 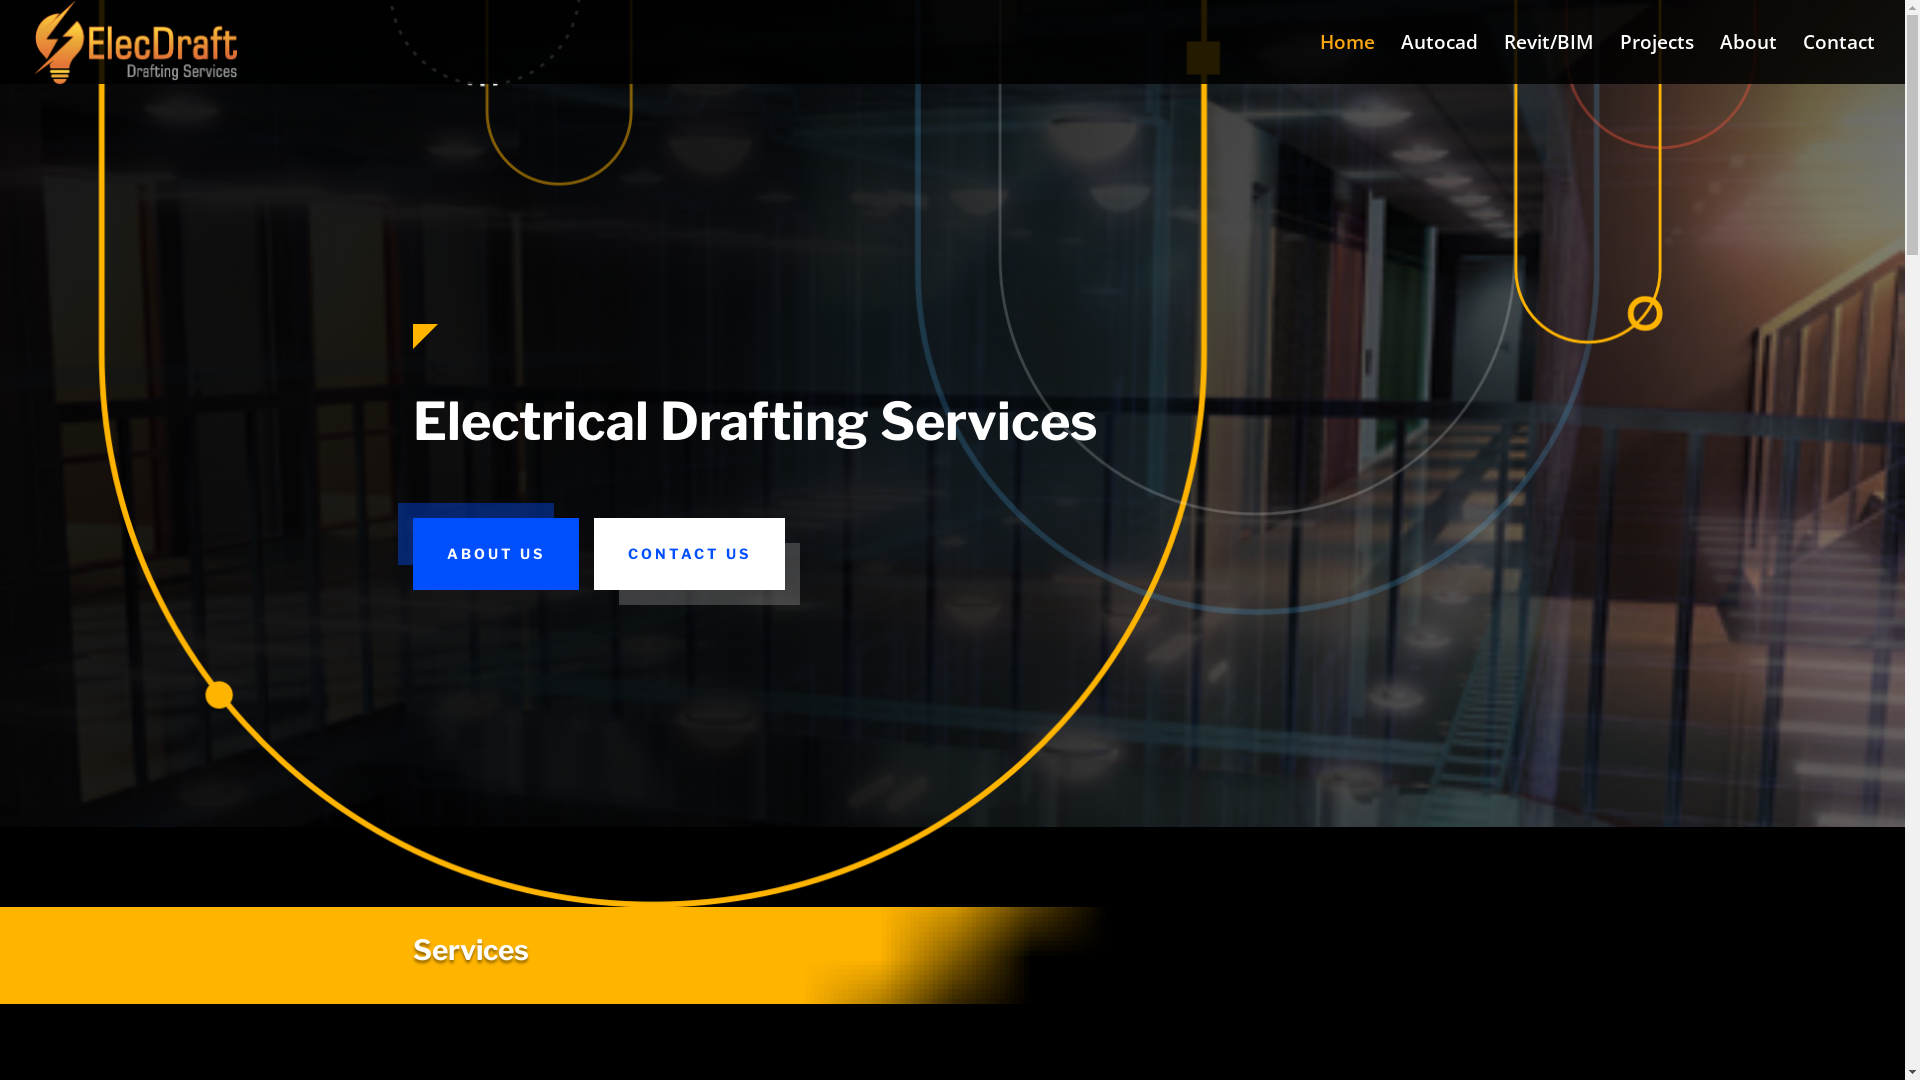 I want to click on 'Projects', so click(x=1656, y=58).